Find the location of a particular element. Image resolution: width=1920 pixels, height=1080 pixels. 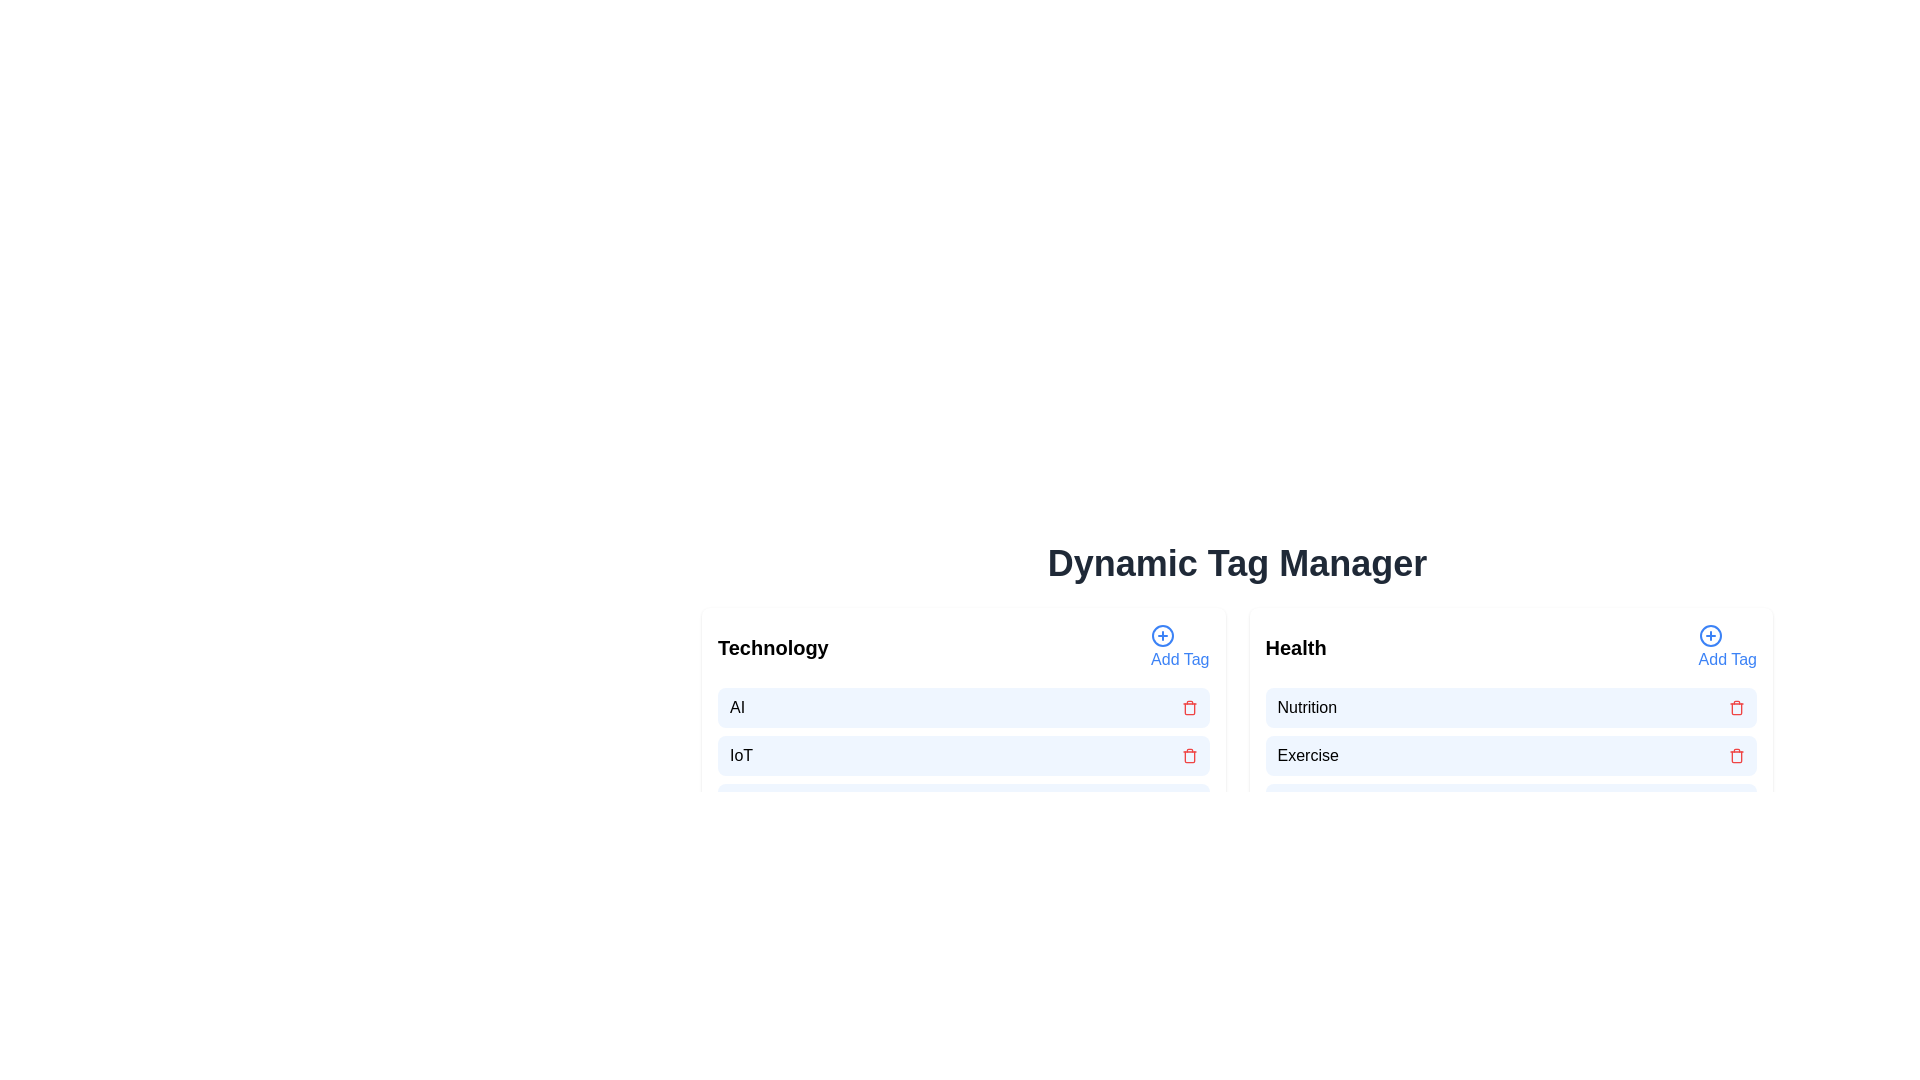

the button labeled 'Add Tag' located in the 'Technology' section is located at coordinates (1163, 636).